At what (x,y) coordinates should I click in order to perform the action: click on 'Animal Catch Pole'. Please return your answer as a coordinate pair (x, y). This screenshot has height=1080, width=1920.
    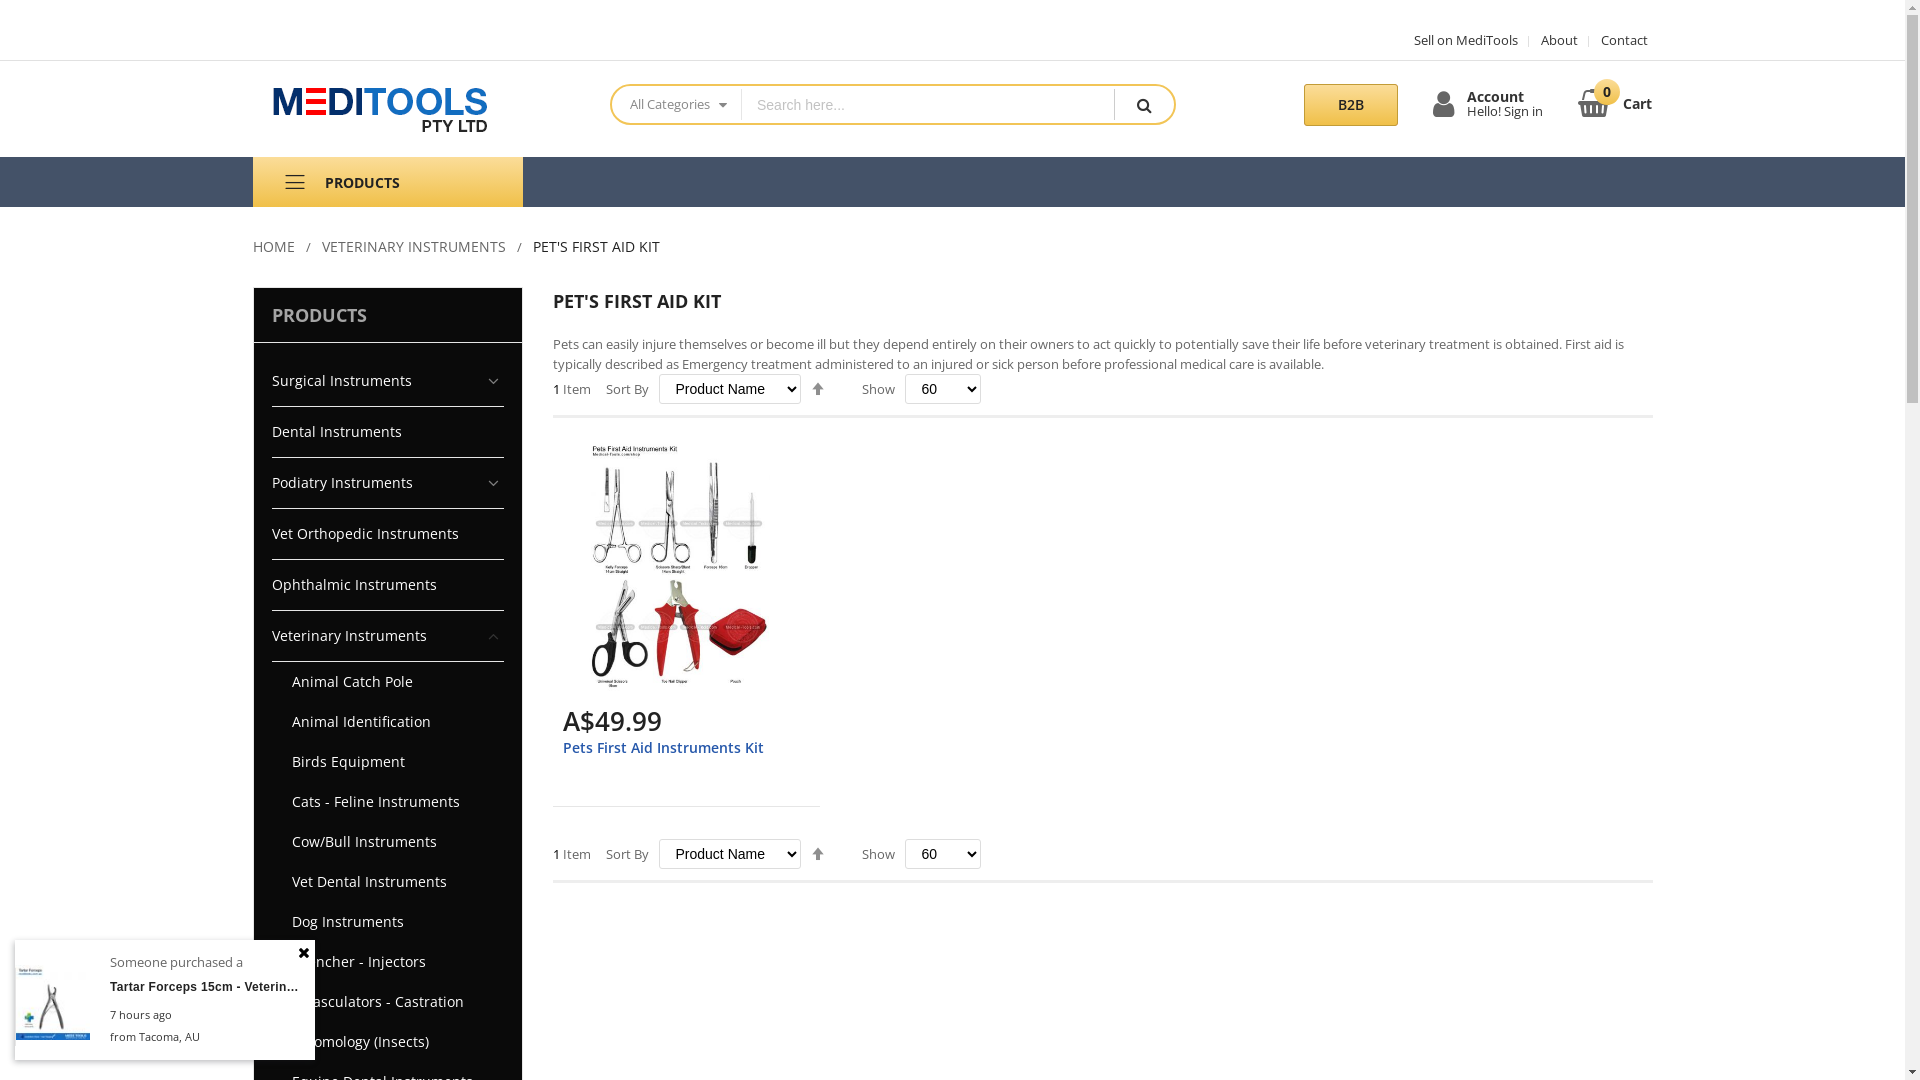
    Looking at the image, I should click on (388, 681).